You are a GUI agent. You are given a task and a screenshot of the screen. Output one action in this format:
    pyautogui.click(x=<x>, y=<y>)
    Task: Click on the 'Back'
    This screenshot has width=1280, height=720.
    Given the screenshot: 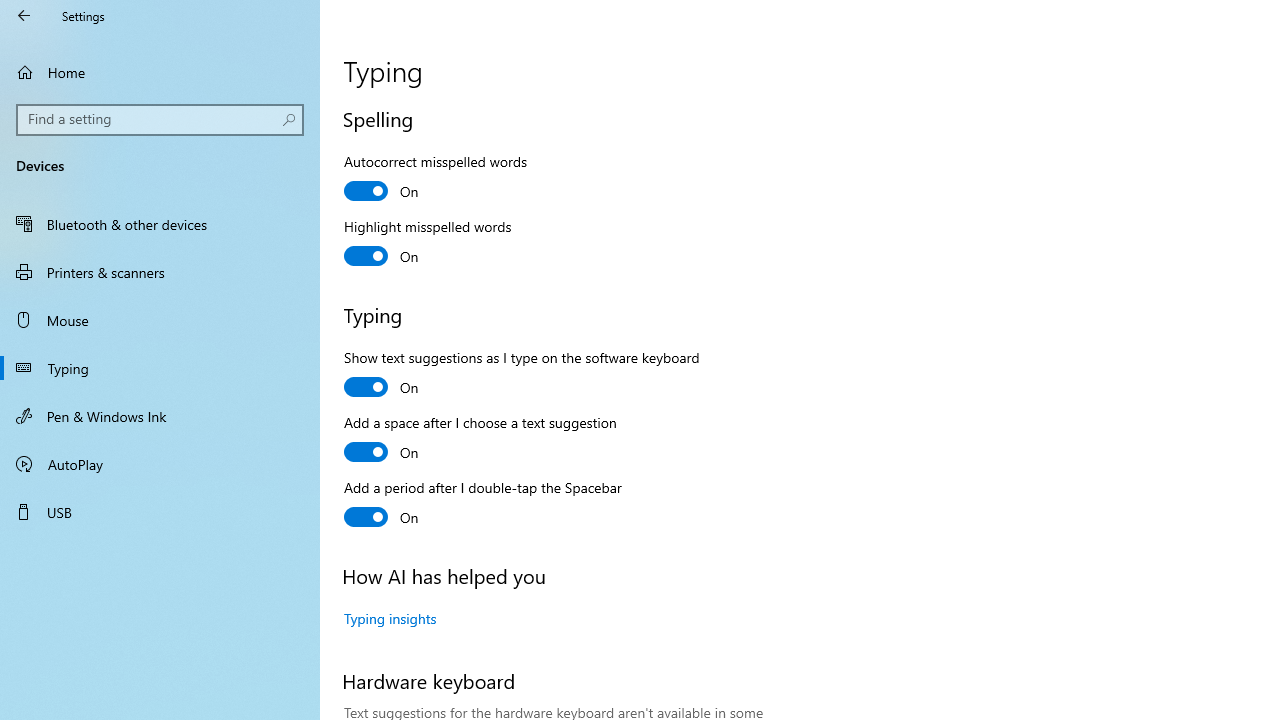 What is the action you would take?
    pyautogui.click(x=24, y=15)
    